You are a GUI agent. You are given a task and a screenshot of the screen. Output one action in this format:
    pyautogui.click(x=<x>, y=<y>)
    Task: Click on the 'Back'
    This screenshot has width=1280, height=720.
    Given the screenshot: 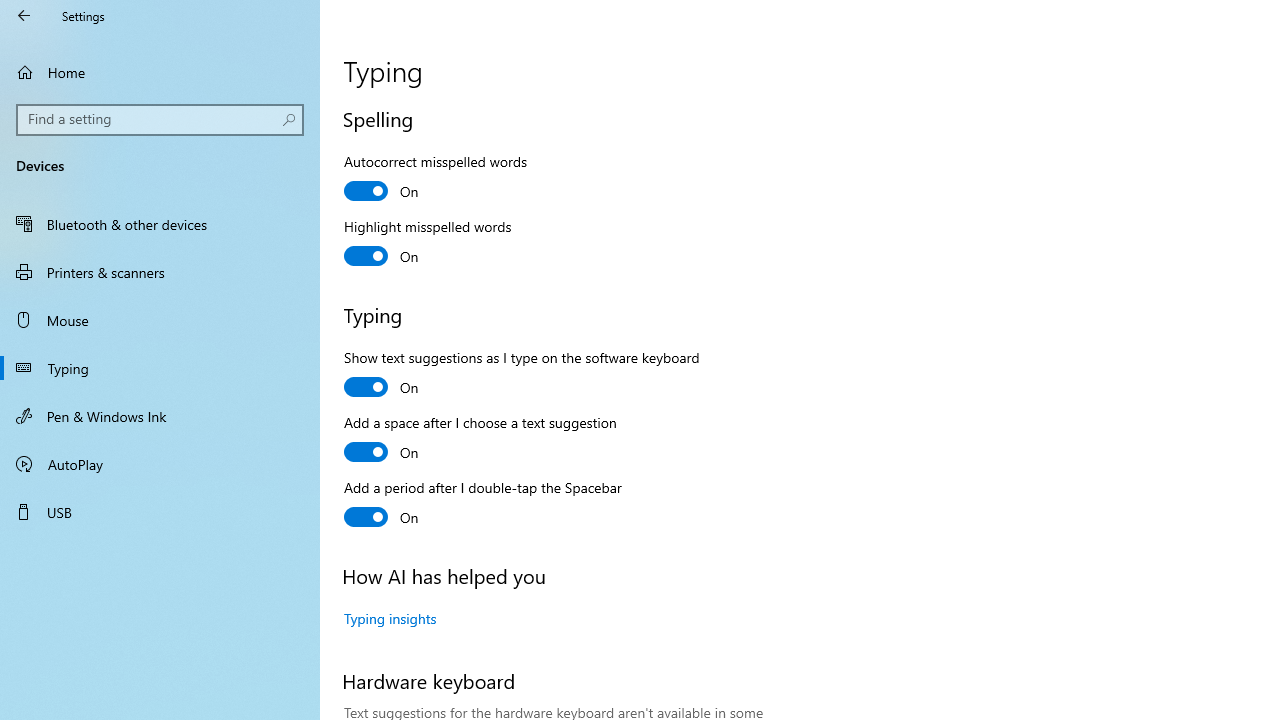 What is the action you would take?
    pyautogui.click(x=24, y=15)
    